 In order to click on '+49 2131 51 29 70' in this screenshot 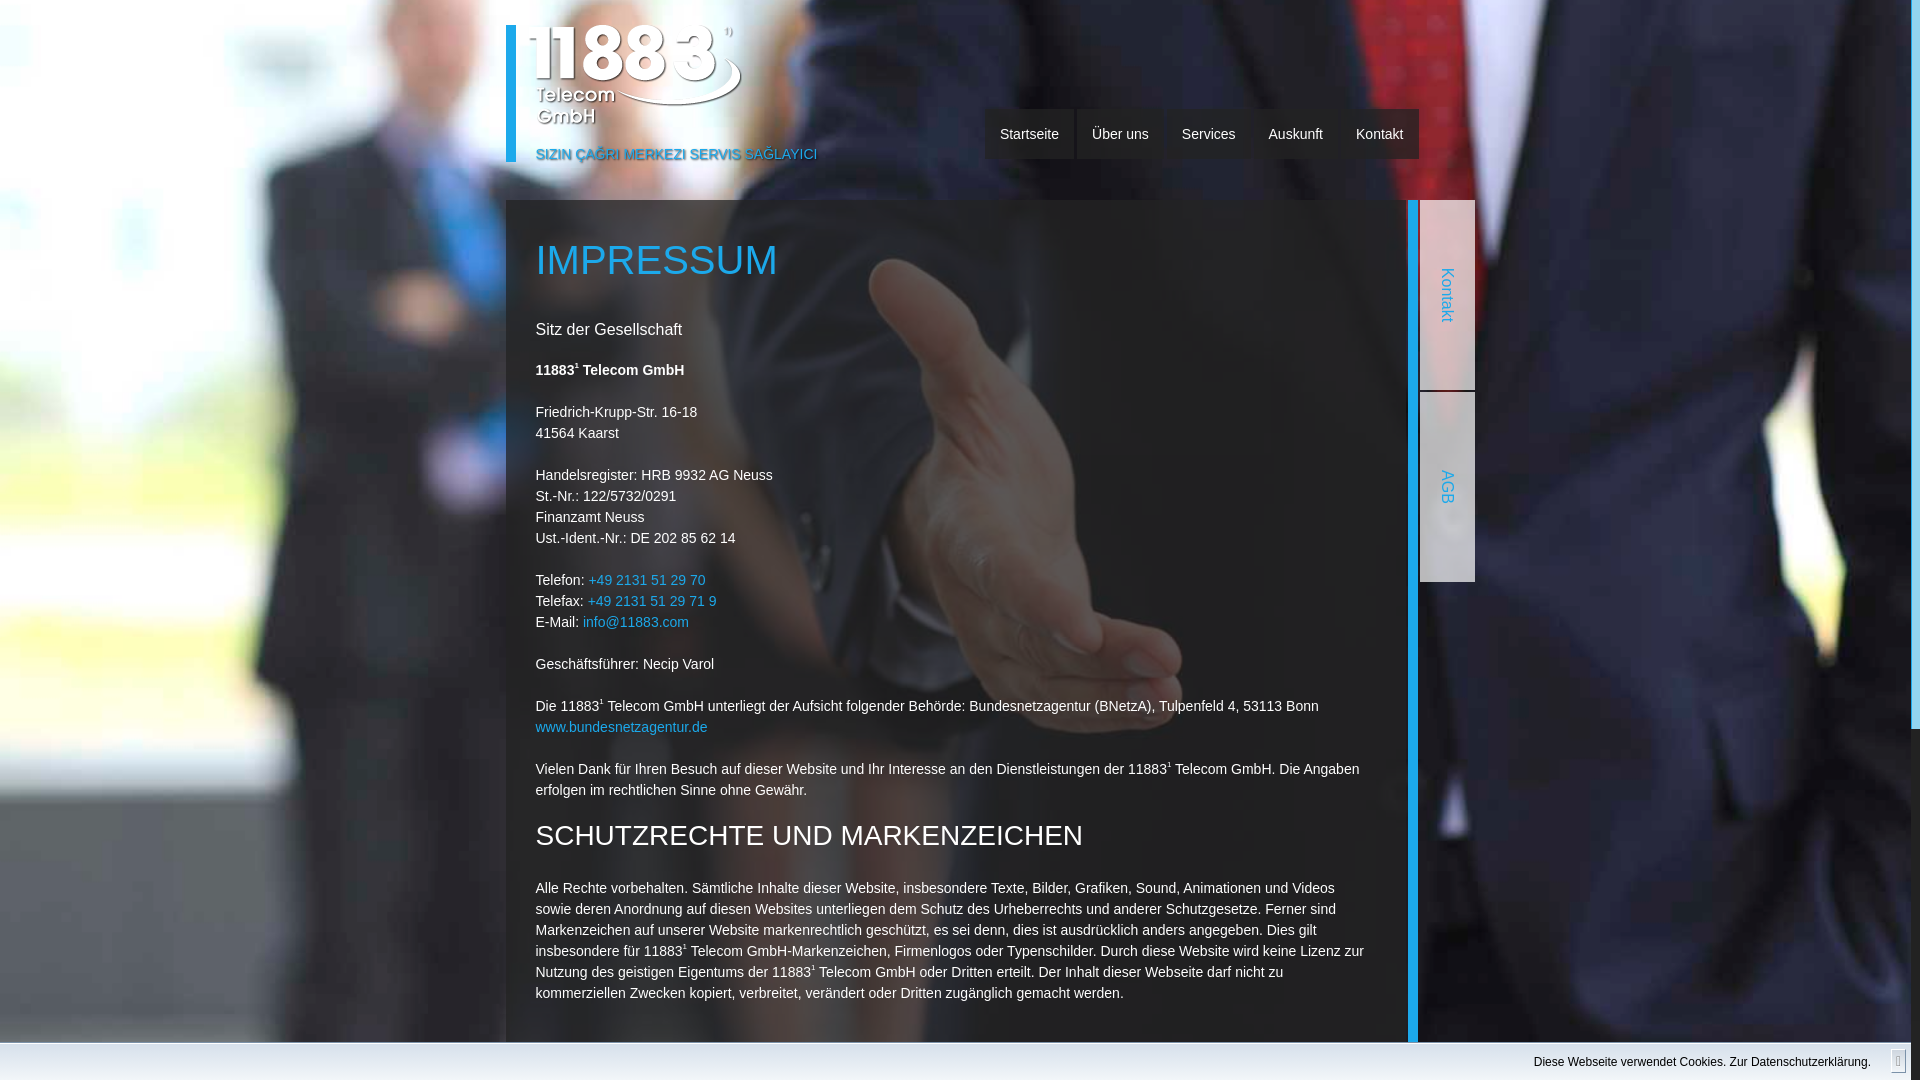, I will do `click(587, 579)`.